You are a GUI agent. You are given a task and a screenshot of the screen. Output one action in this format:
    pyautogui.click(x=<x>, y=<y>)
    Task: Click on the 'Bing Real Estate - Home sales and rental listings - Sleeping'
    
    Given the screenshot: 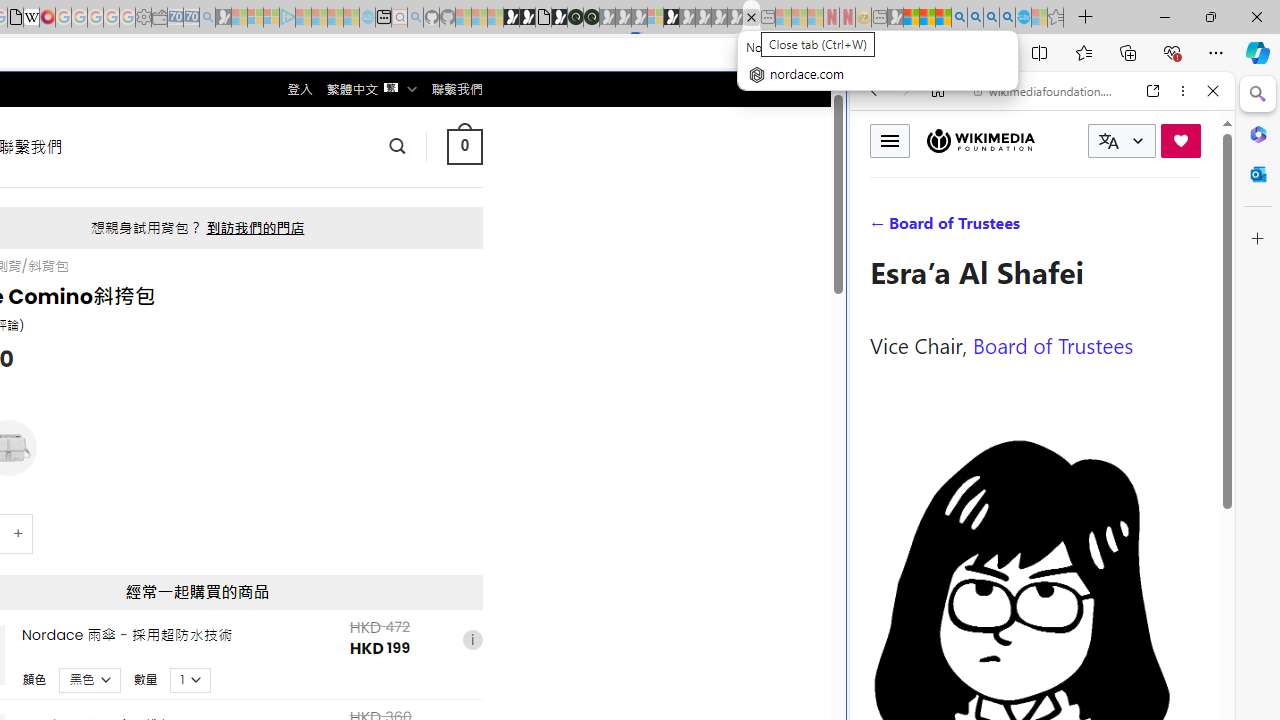 What is the action you would take?
    pyautogui.click(x=207, y=17)
    